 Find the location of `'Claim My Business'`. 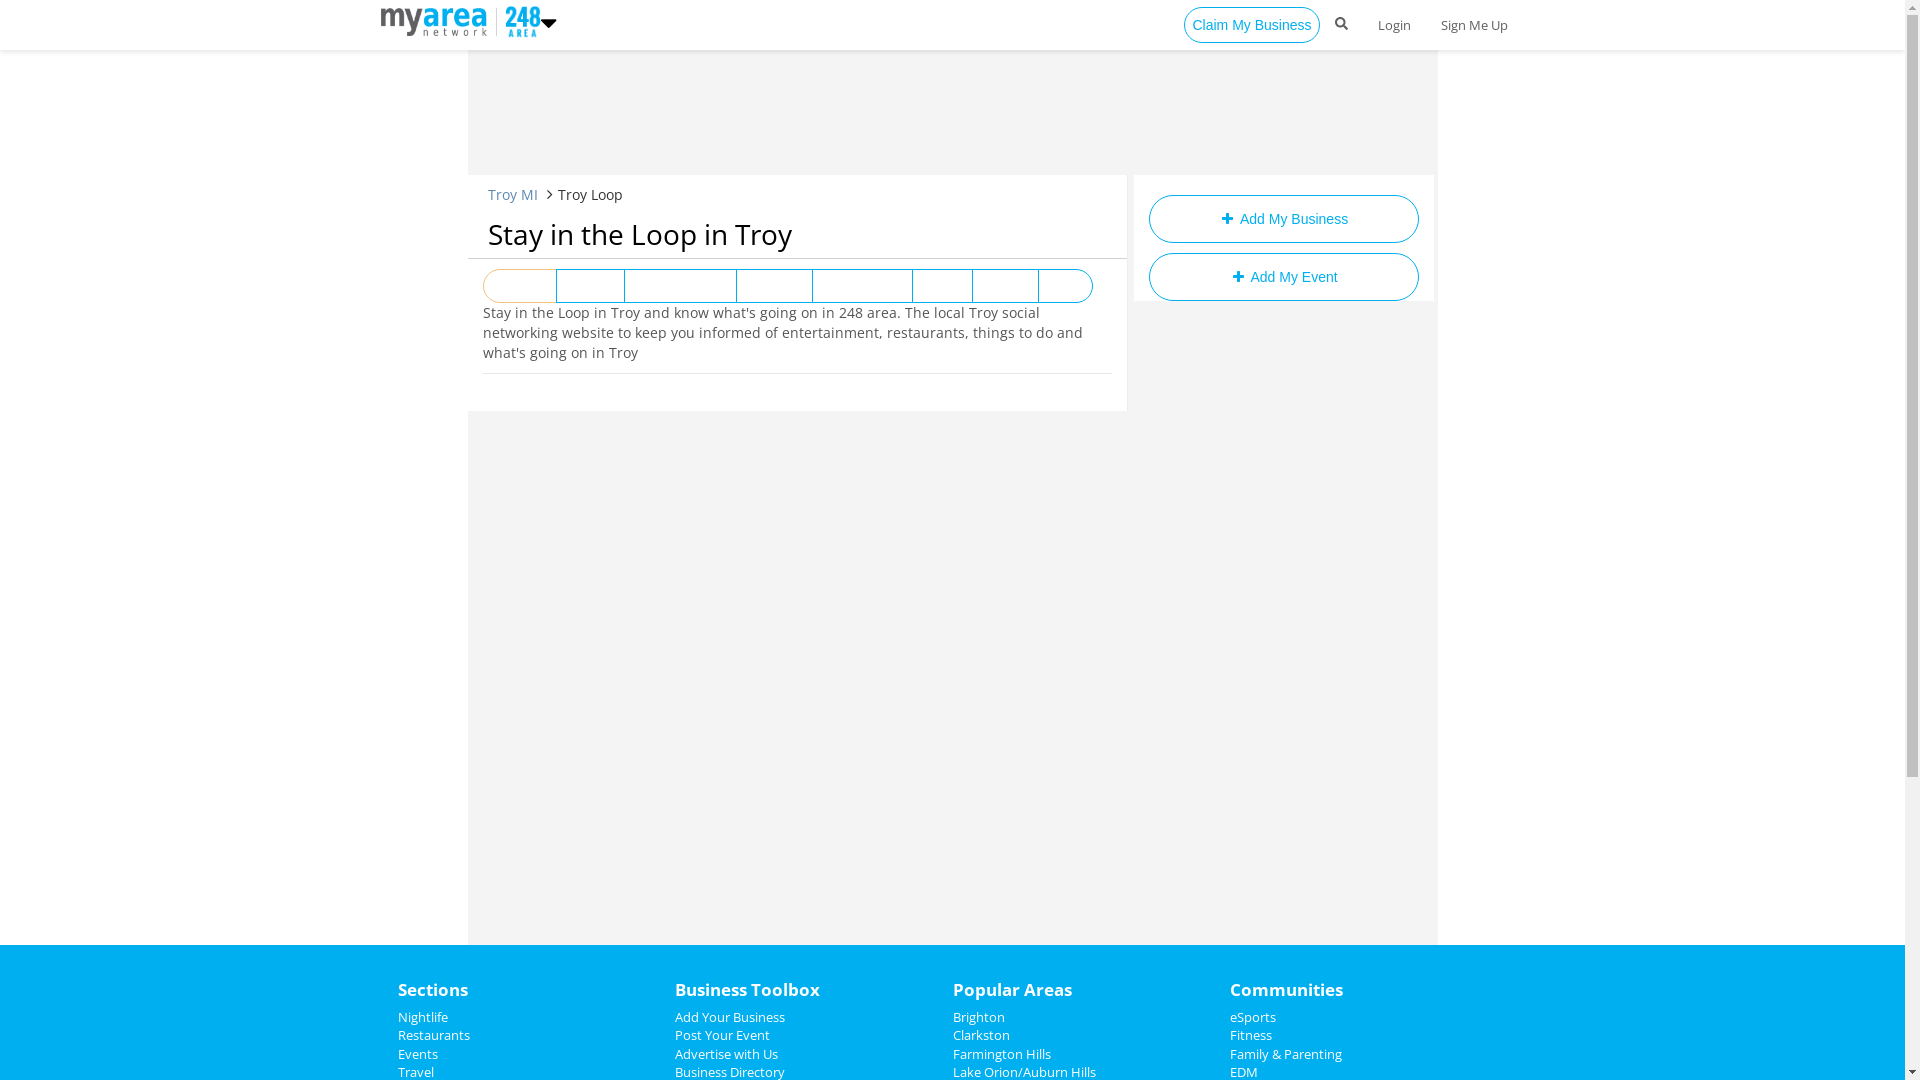

'Claim My Business' is located at coordinates (1184, 24).